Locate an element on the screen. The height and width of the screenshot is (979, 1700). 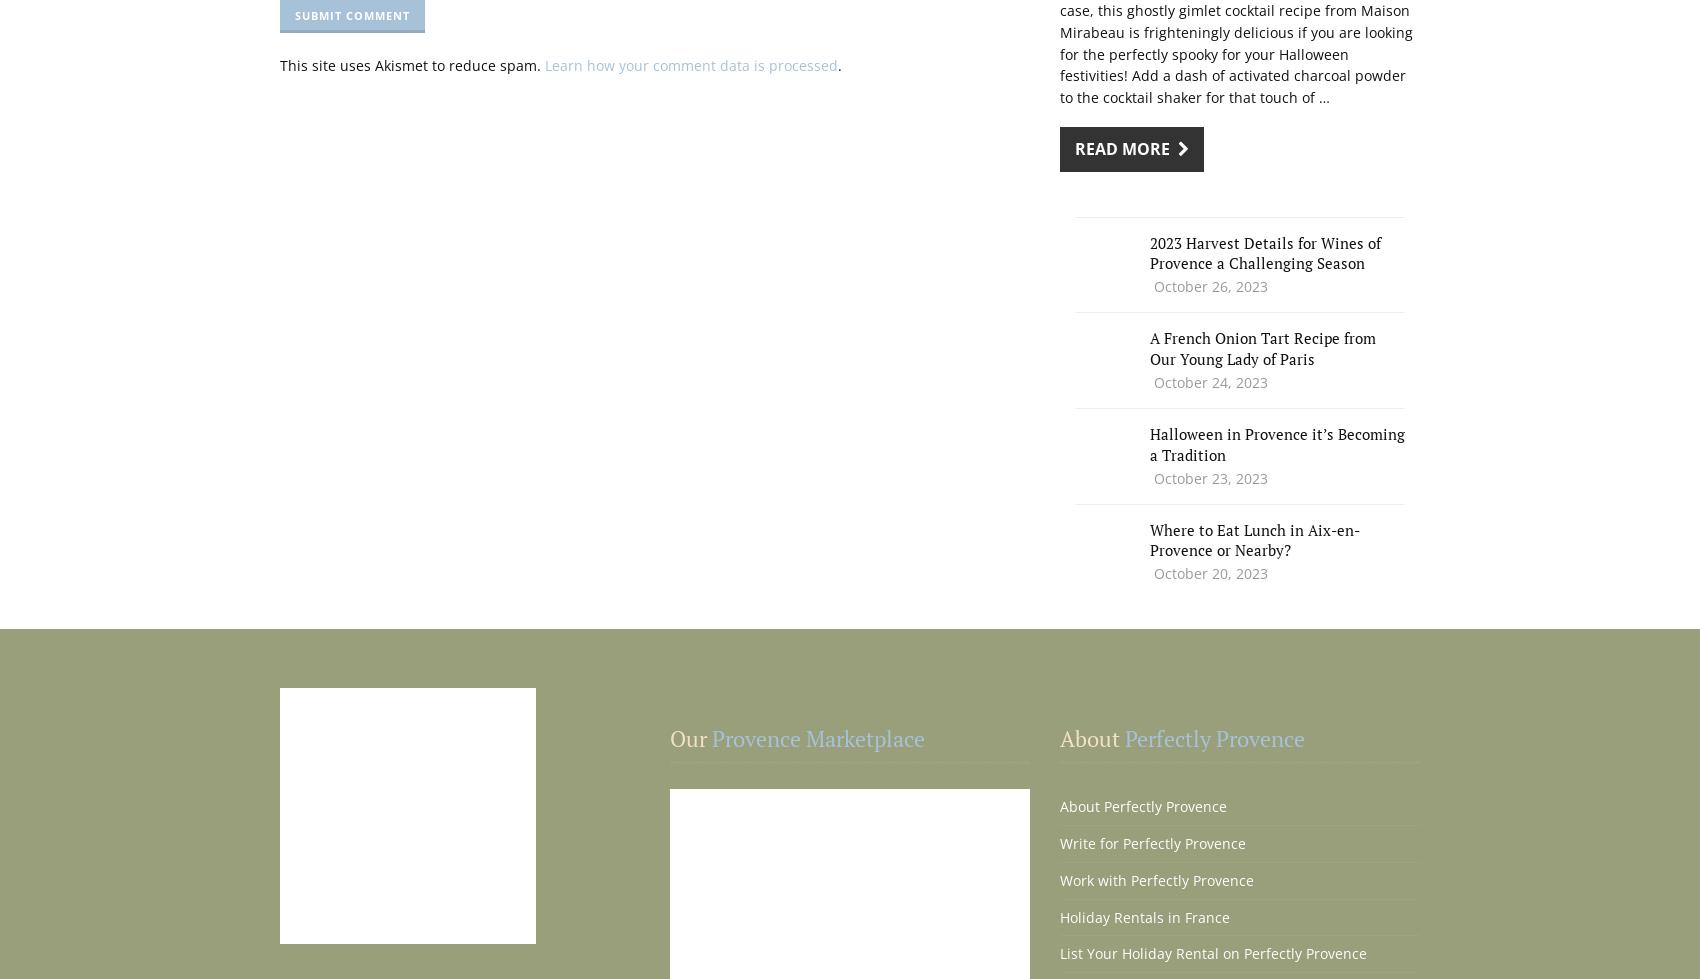
'Provence Marketplace' is located at coordinates (817, 737).